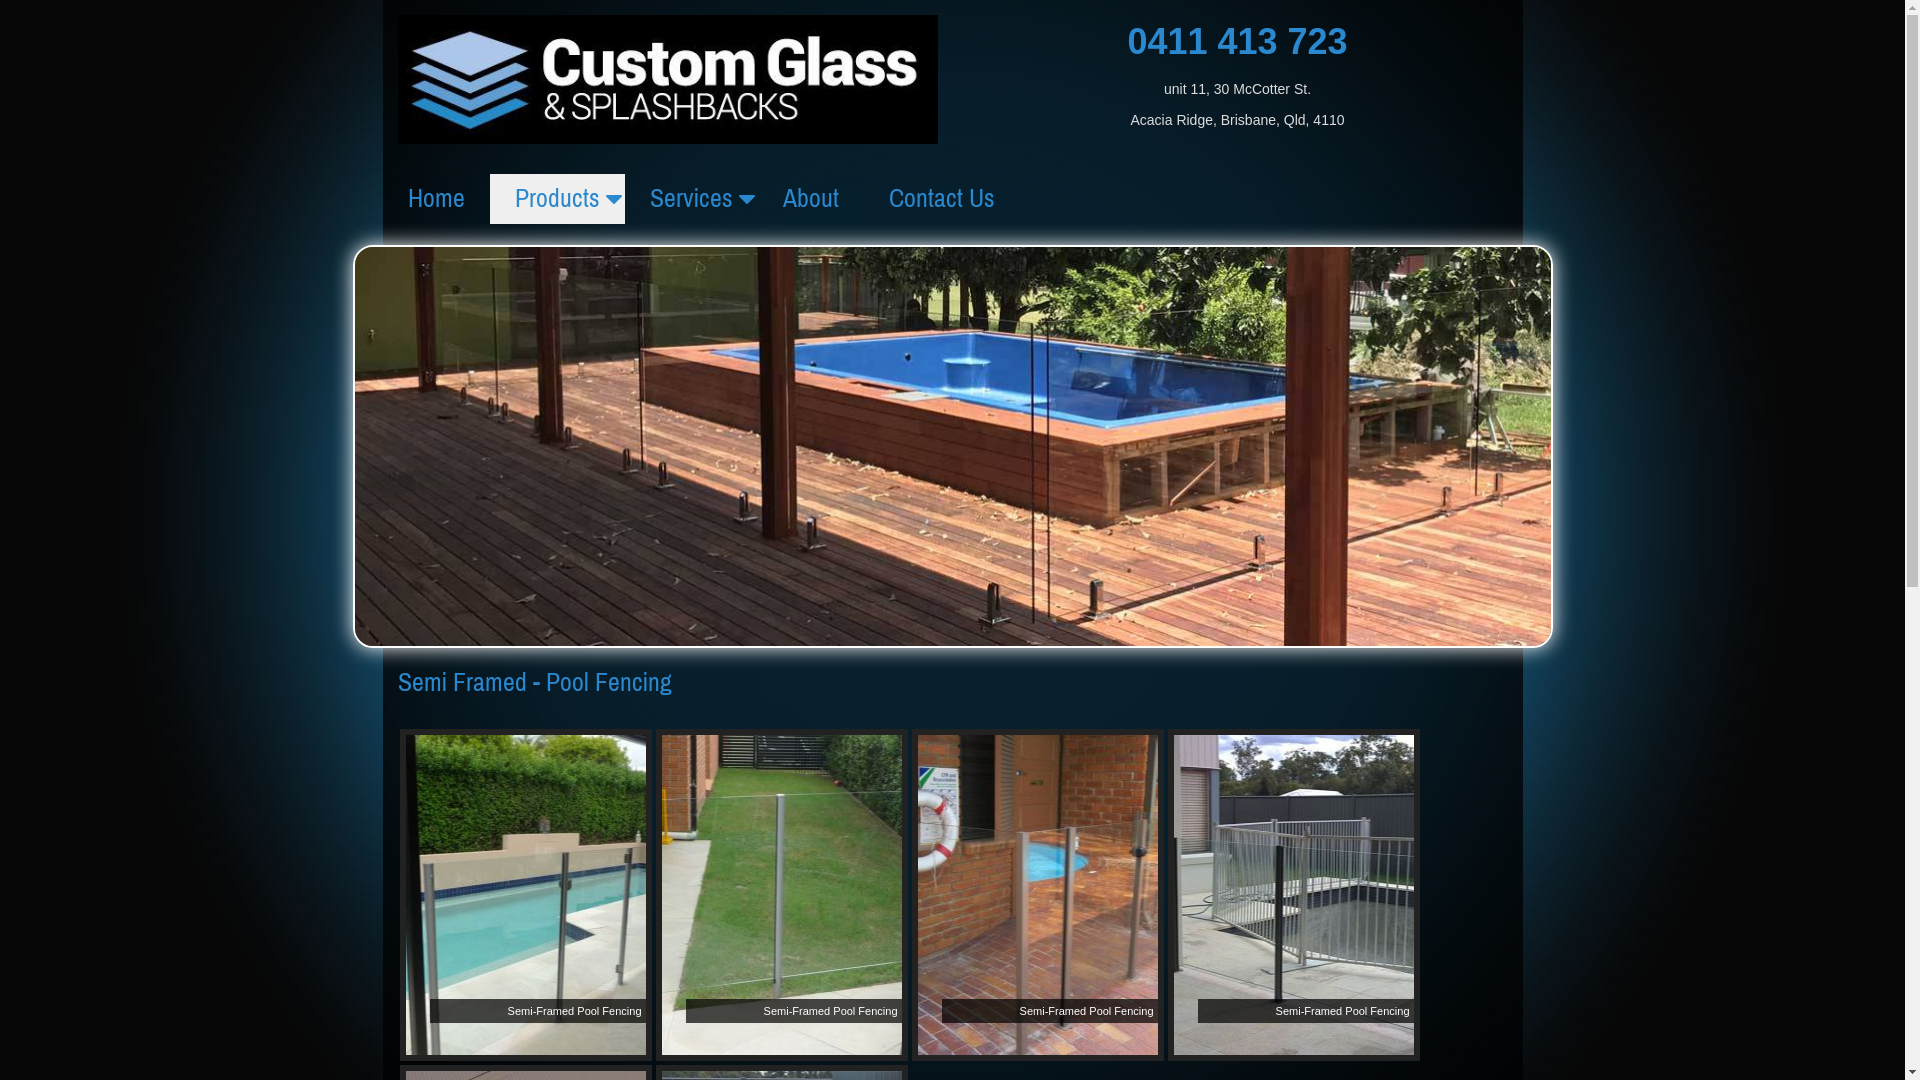  I want to click on 'About', so click(811, 199).